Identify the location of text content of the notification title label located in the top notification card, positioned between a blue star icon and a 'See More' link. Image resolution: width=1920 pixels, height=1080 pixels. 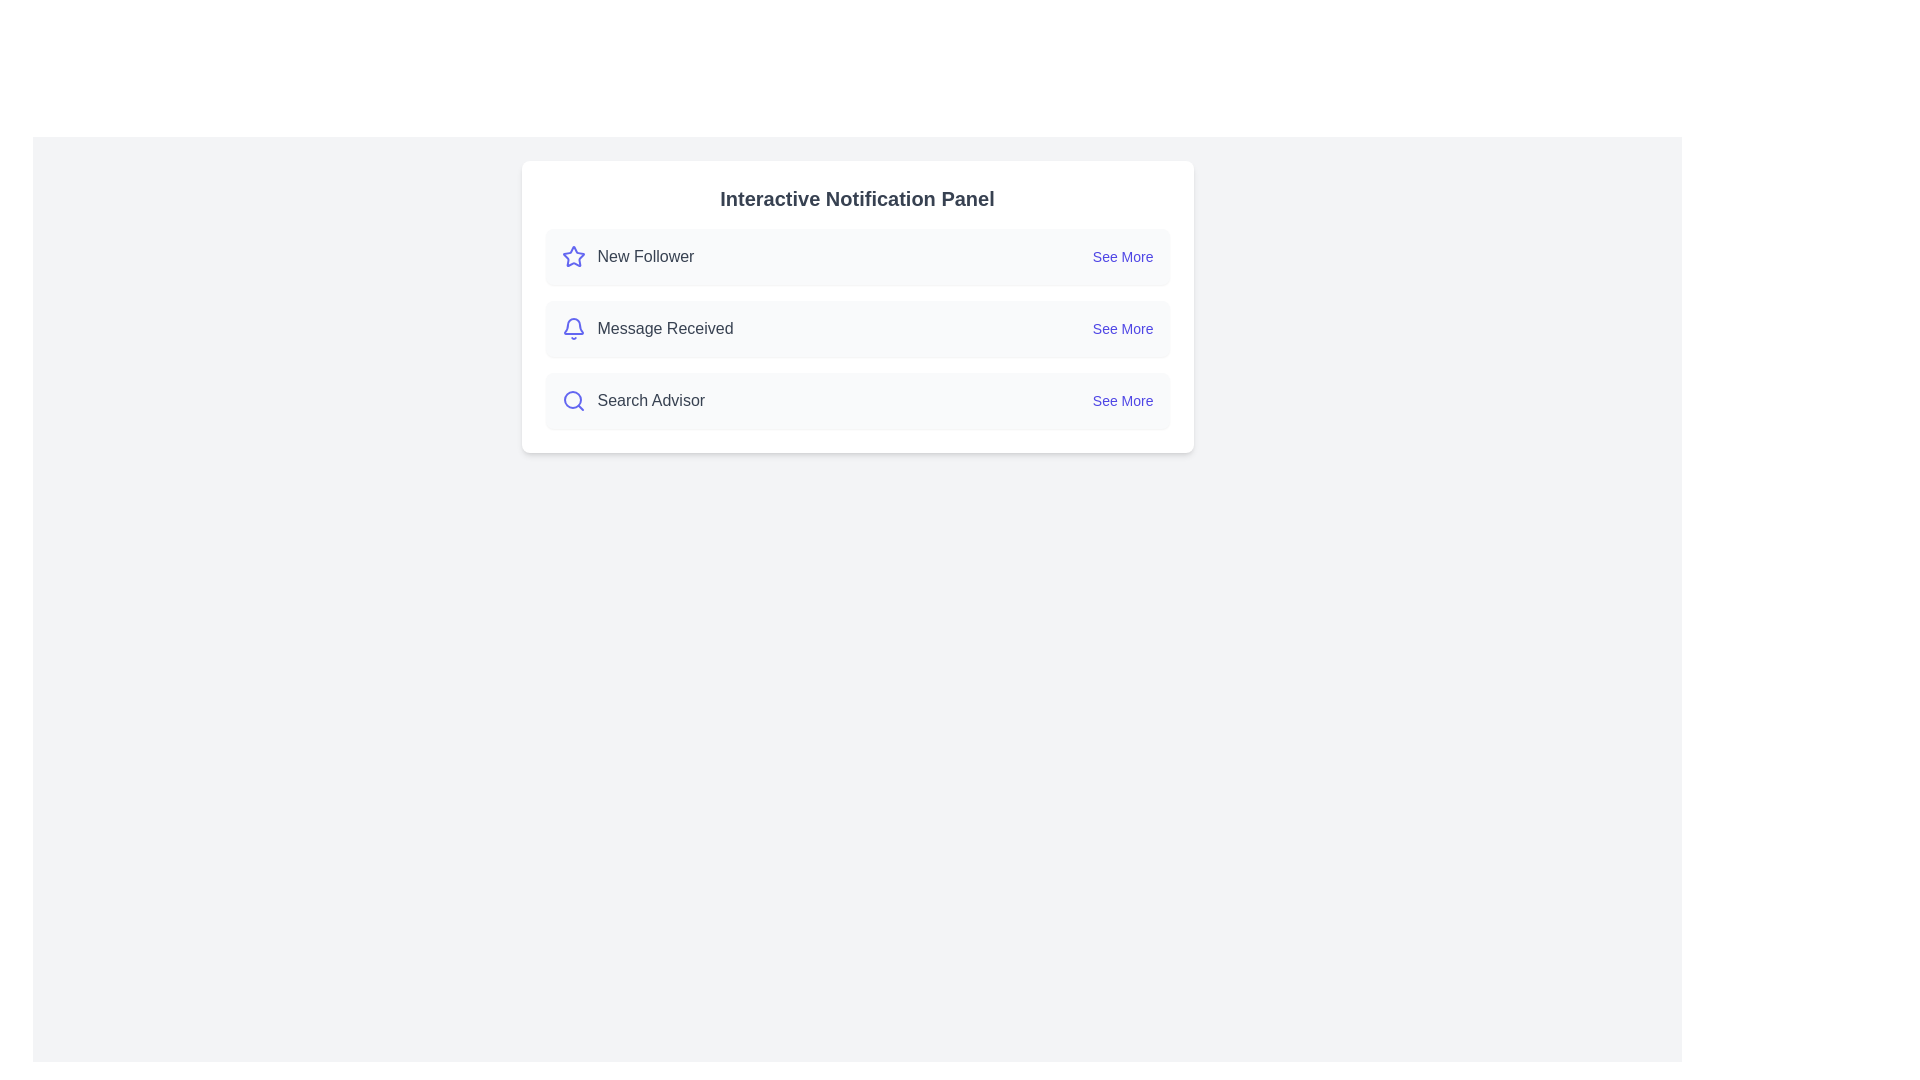
(645, 256).